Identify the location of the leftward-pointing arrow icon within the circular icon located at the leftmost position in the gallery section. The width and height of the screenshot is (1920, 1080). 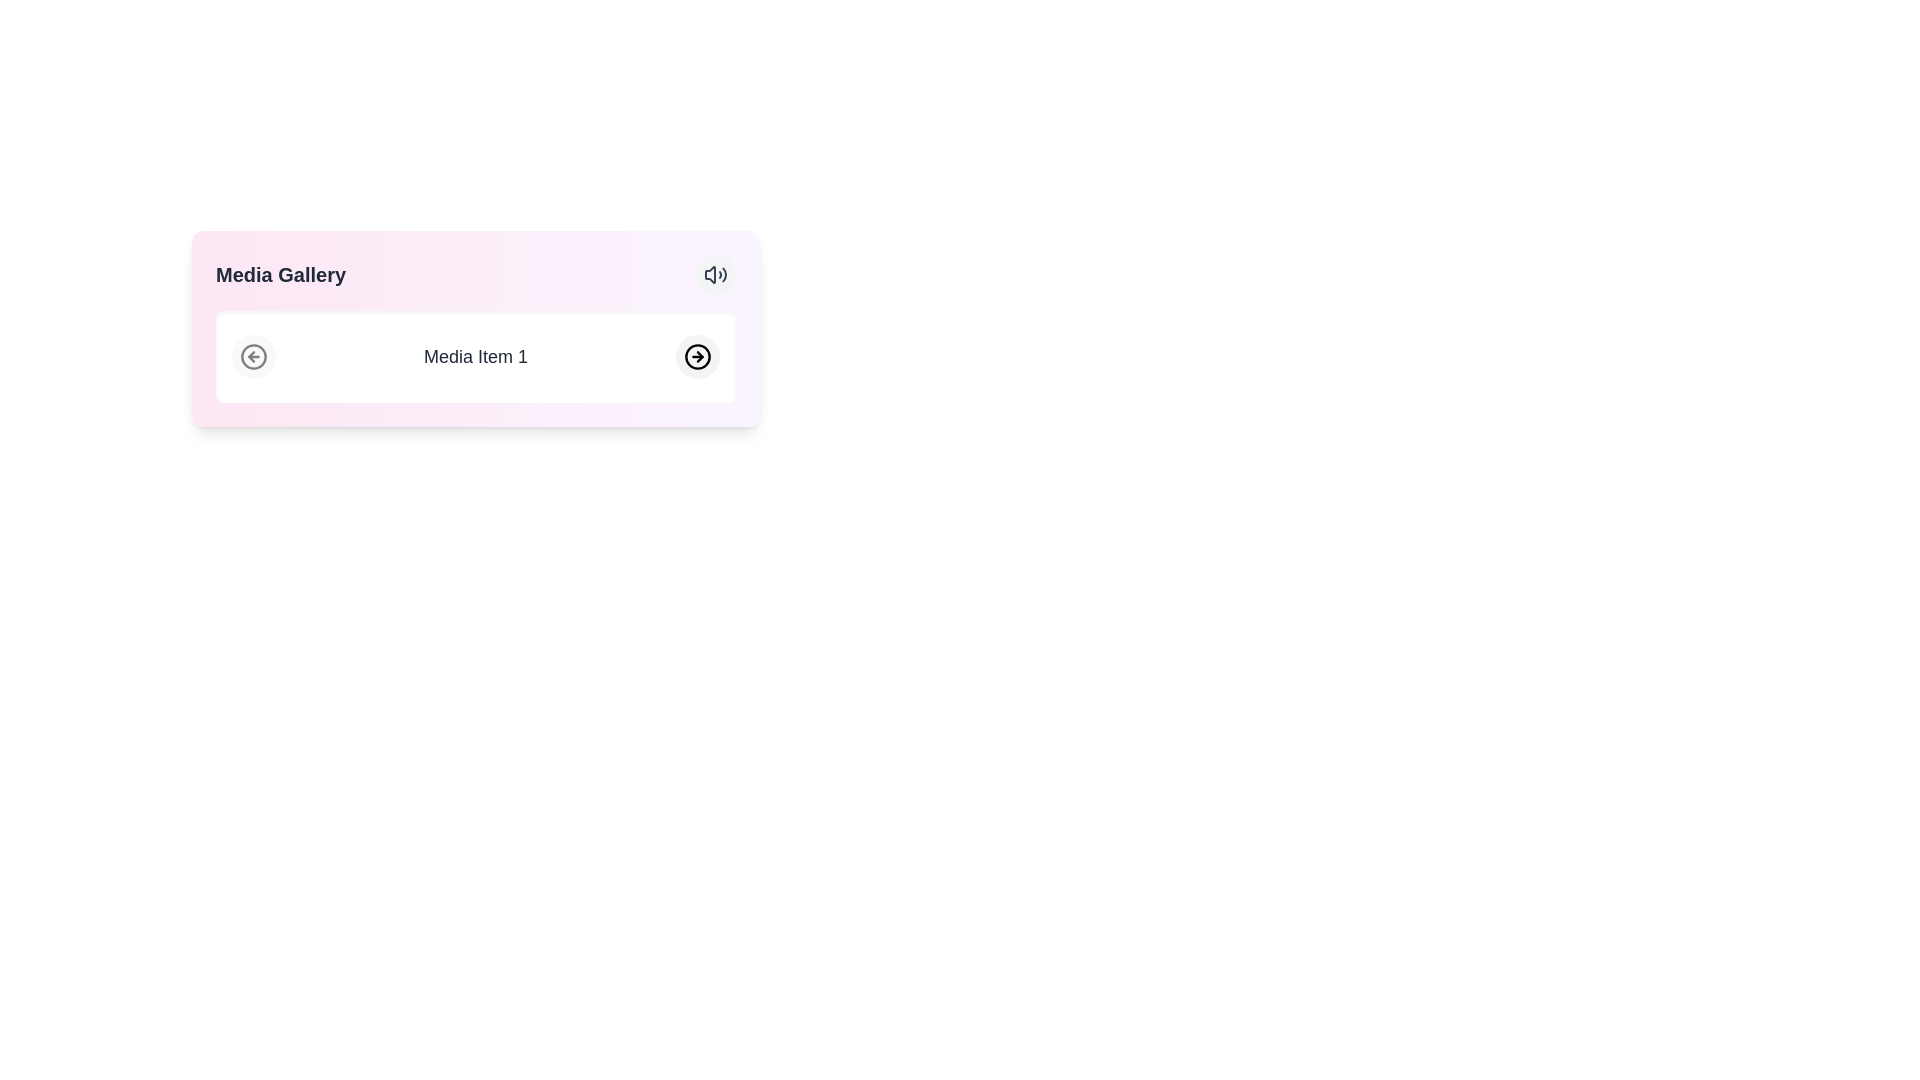
(250, 356).